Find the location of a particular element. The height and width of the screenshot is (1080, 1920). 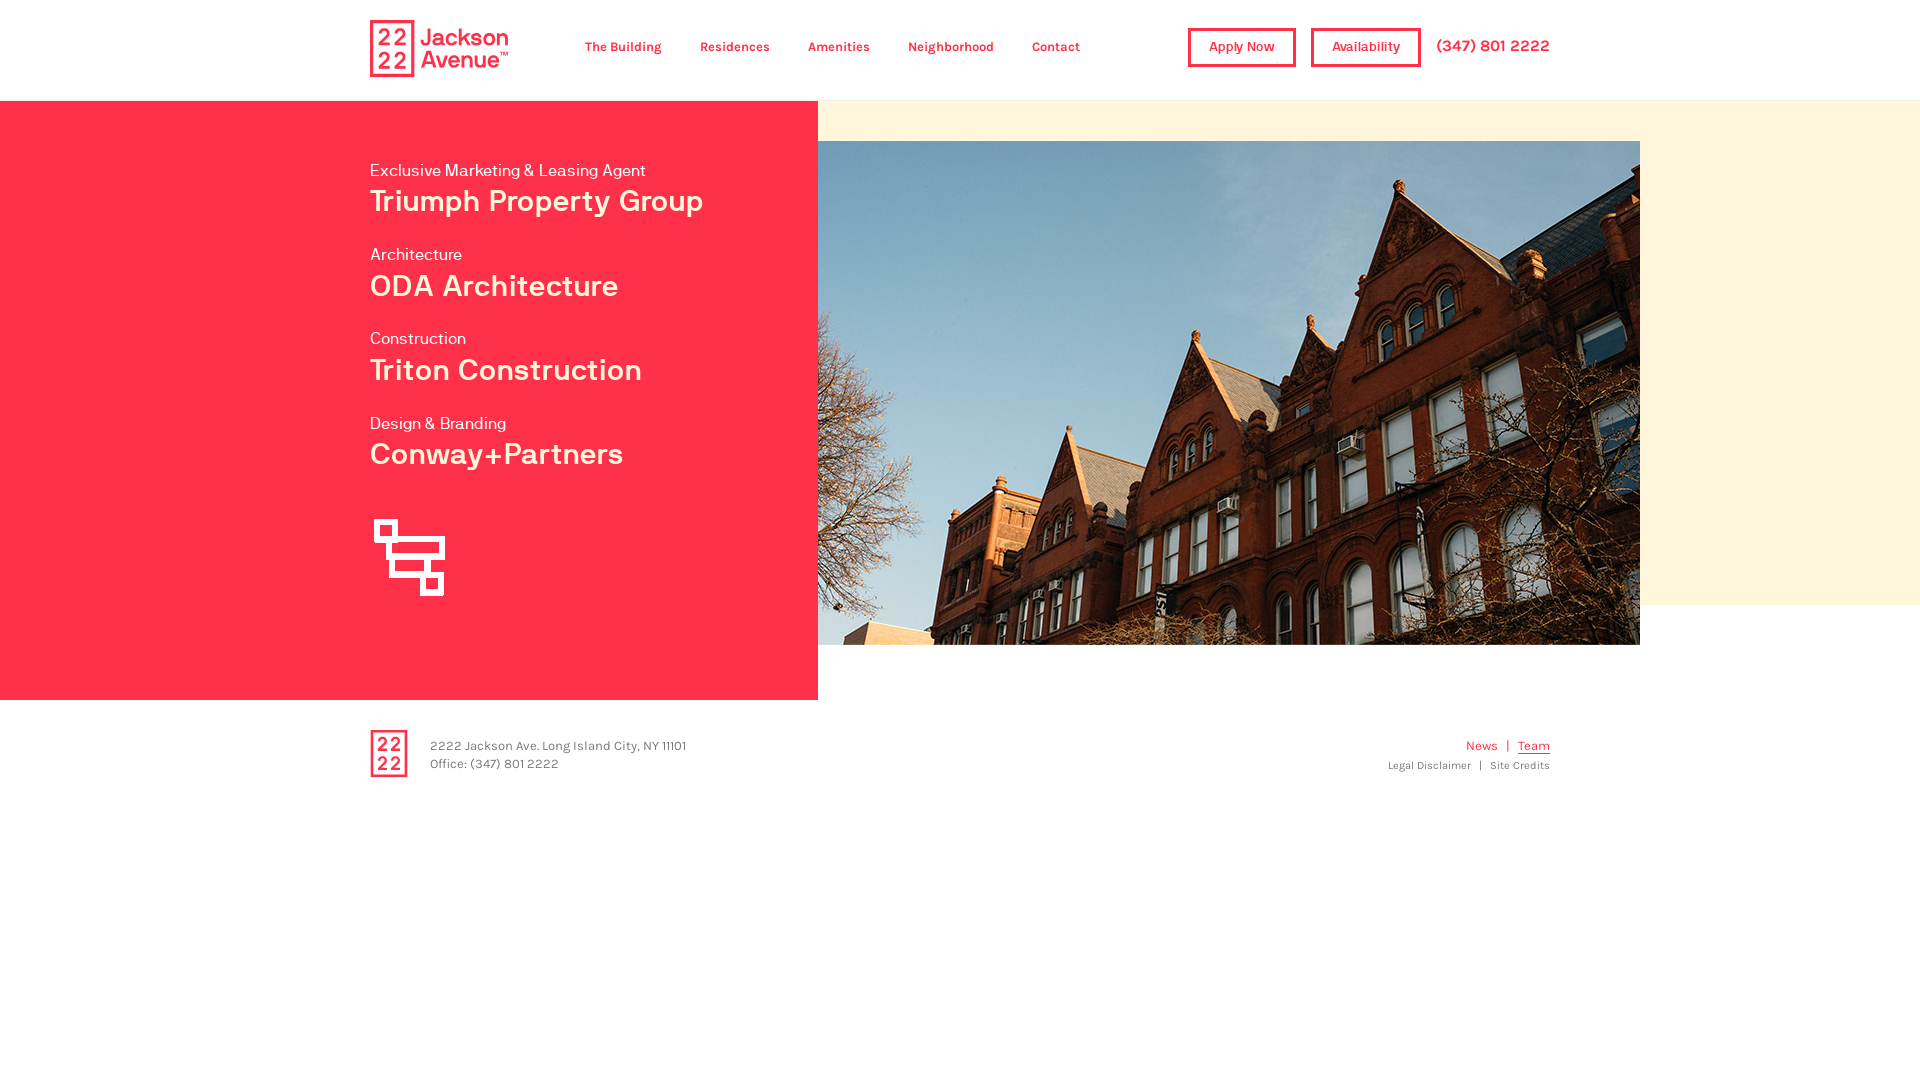

'2222 Jackson Avenue' is located at coordinates (437, 47).